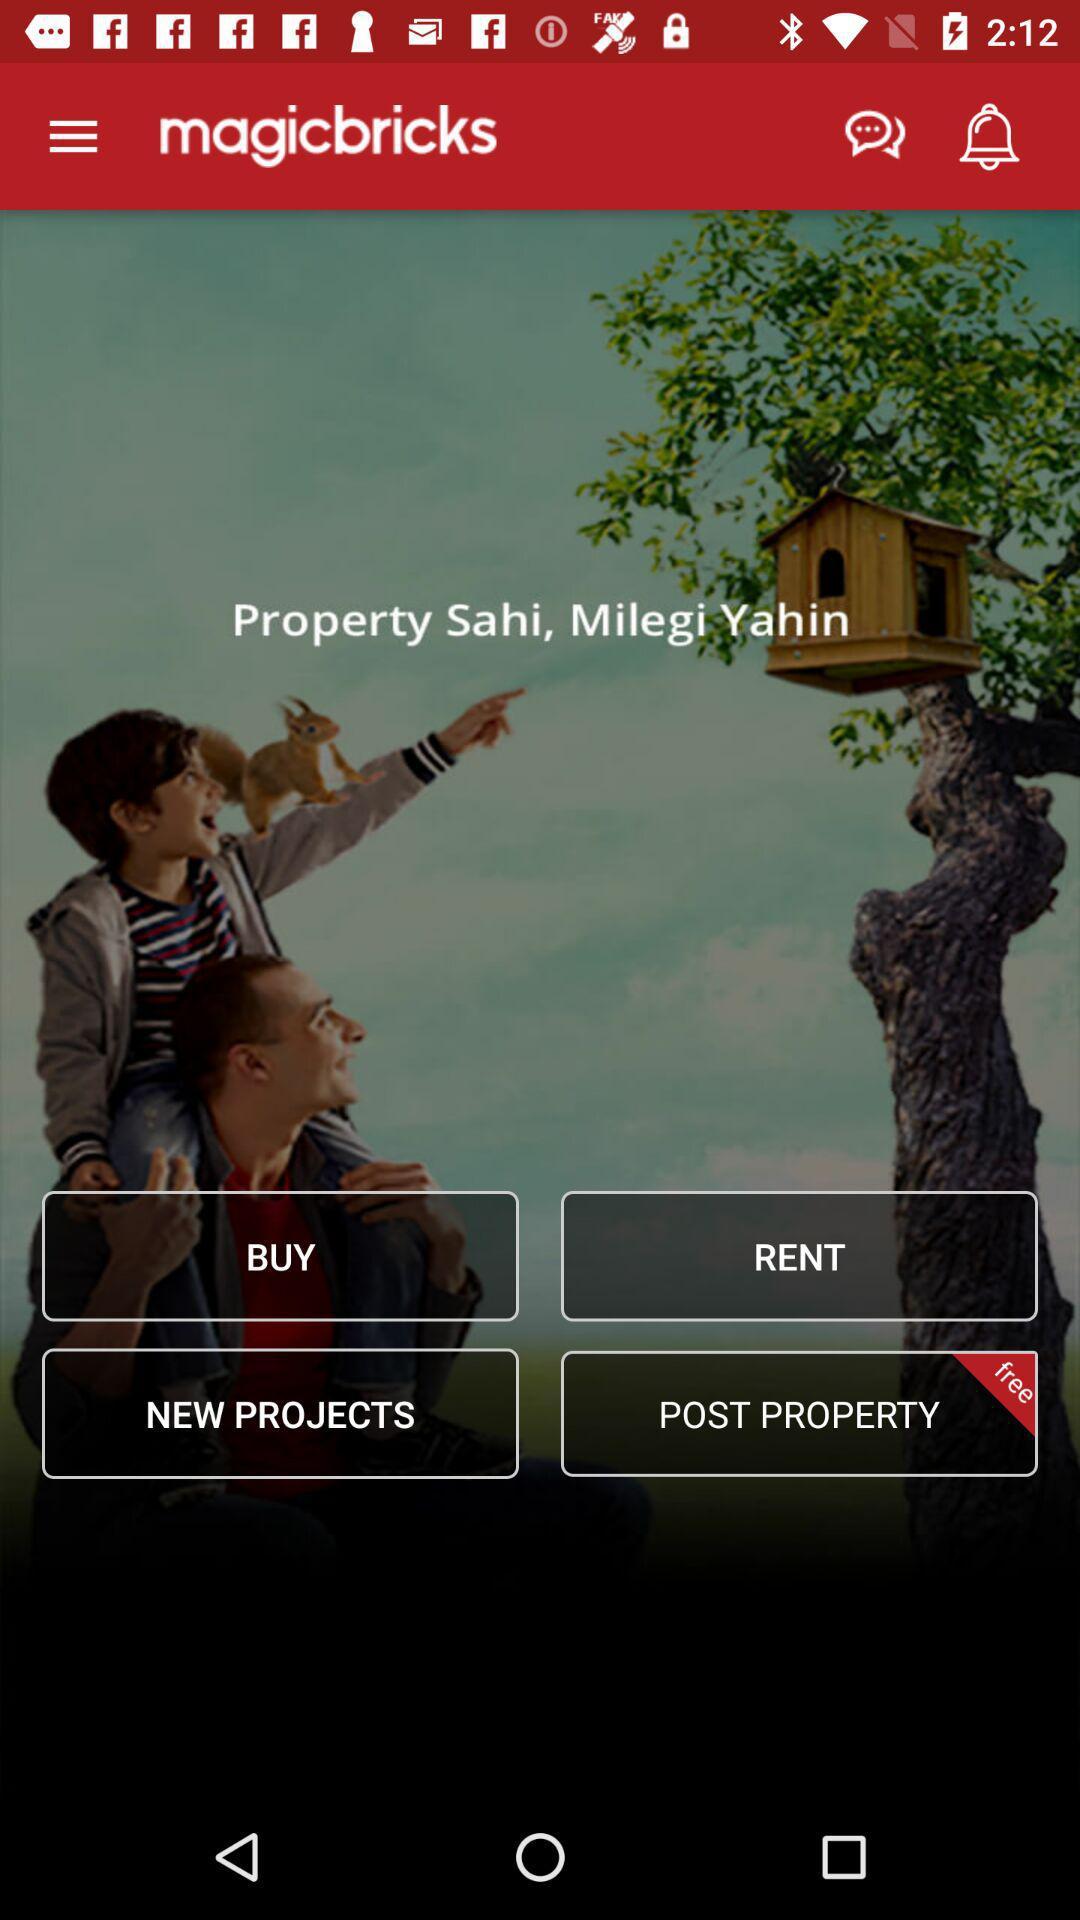 The image size is (1080, 1920). I want to click on the icon next to the post property icon, so click(280, 1412).